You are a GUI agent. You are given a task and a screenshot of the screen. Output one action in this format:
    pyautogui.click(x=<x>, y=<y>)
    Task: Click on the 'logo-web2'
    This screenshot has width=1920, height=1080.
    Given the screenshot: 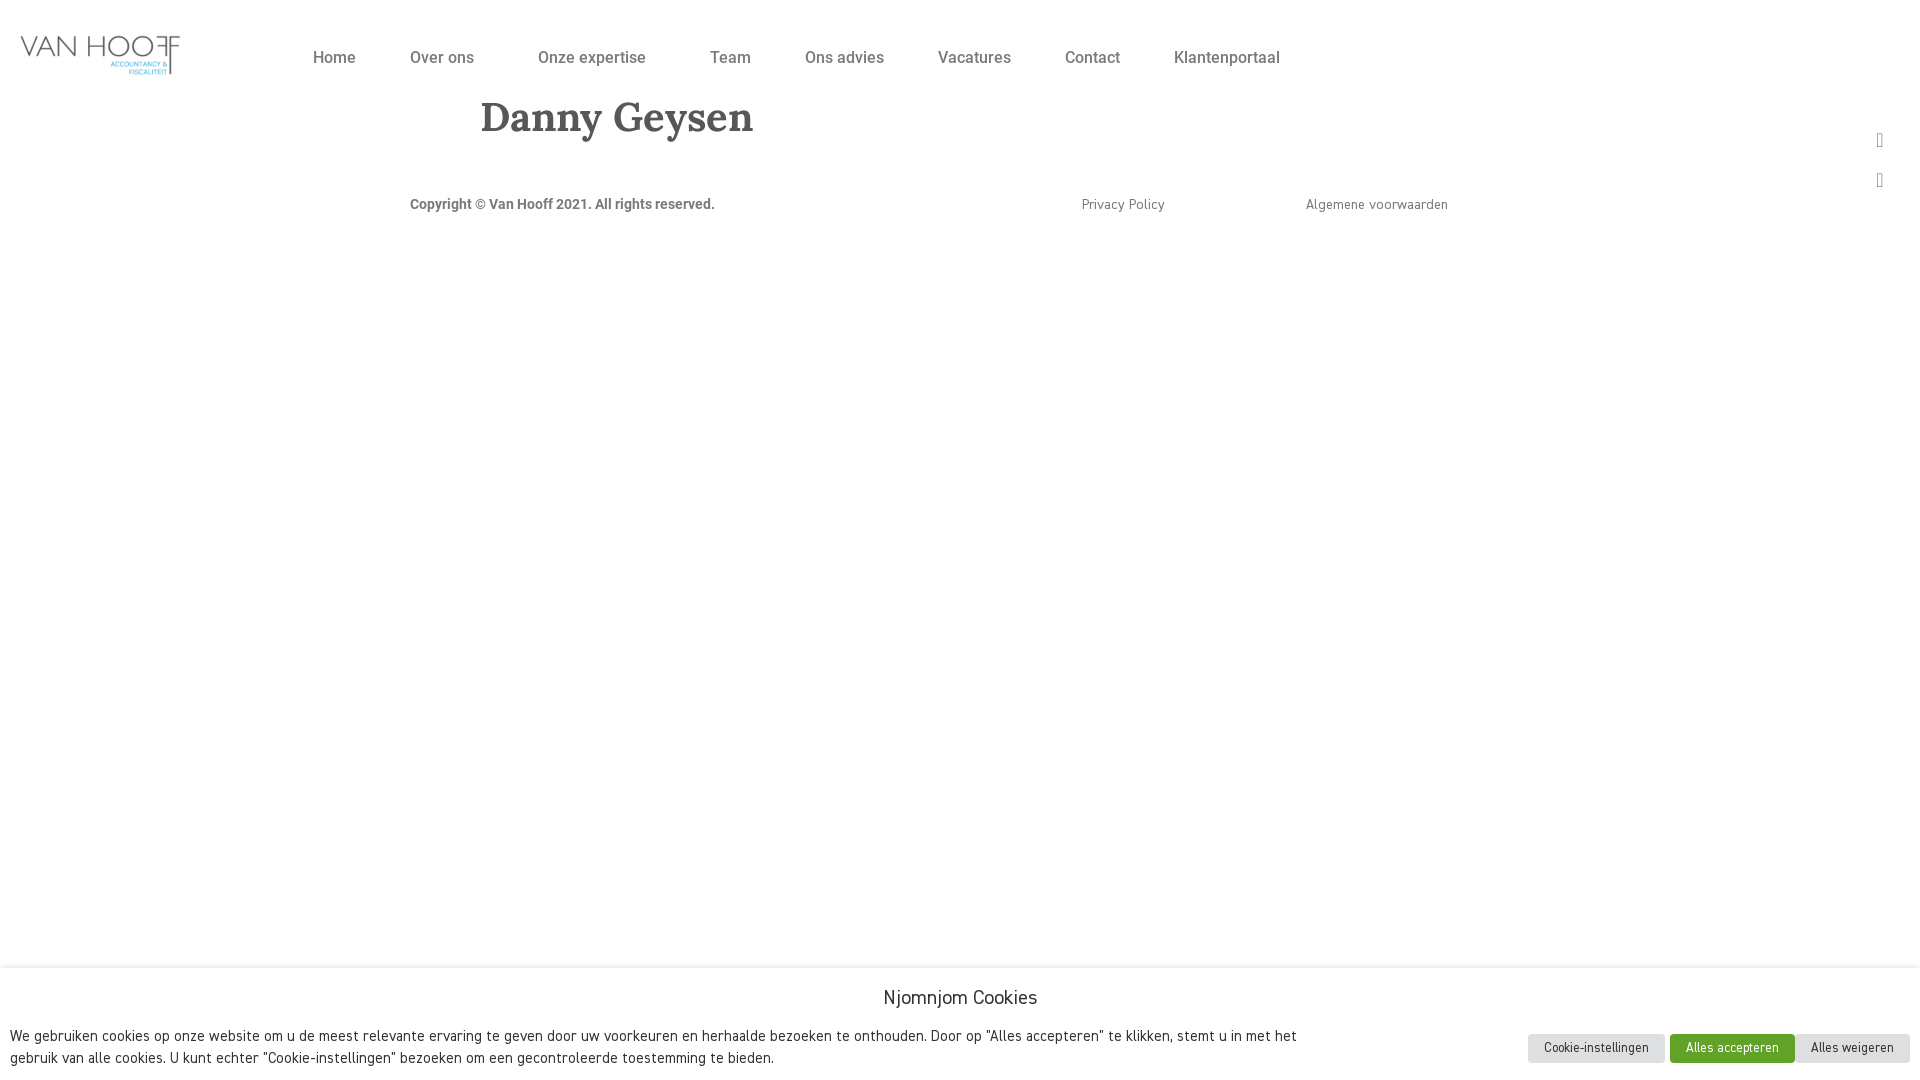 What is the action you would take?
    pyautogui.click(x=99, y=53)
    